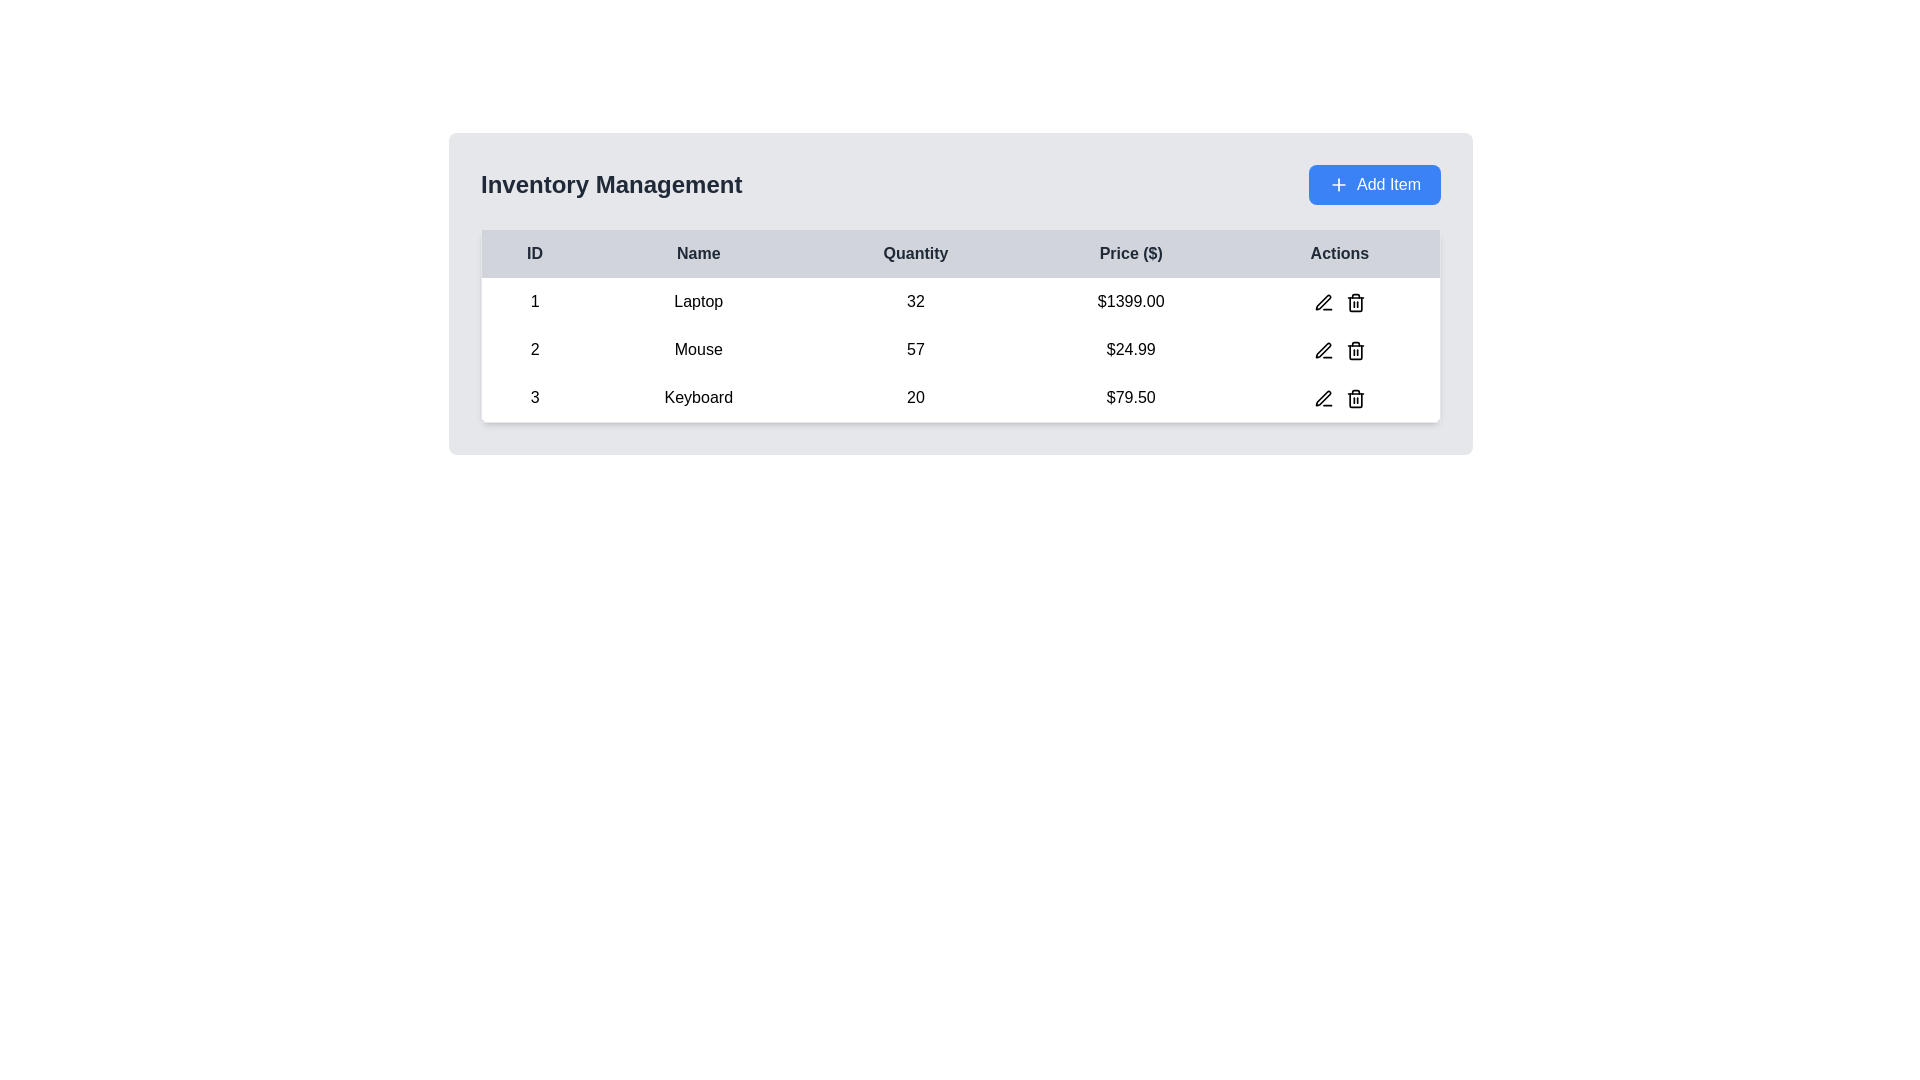  I want to click on the 'Actions' header text component in the tabular interface, which is the last column in the header row, displaying the text 'Actions' with a bold and centered font style, so click(1340, 252).